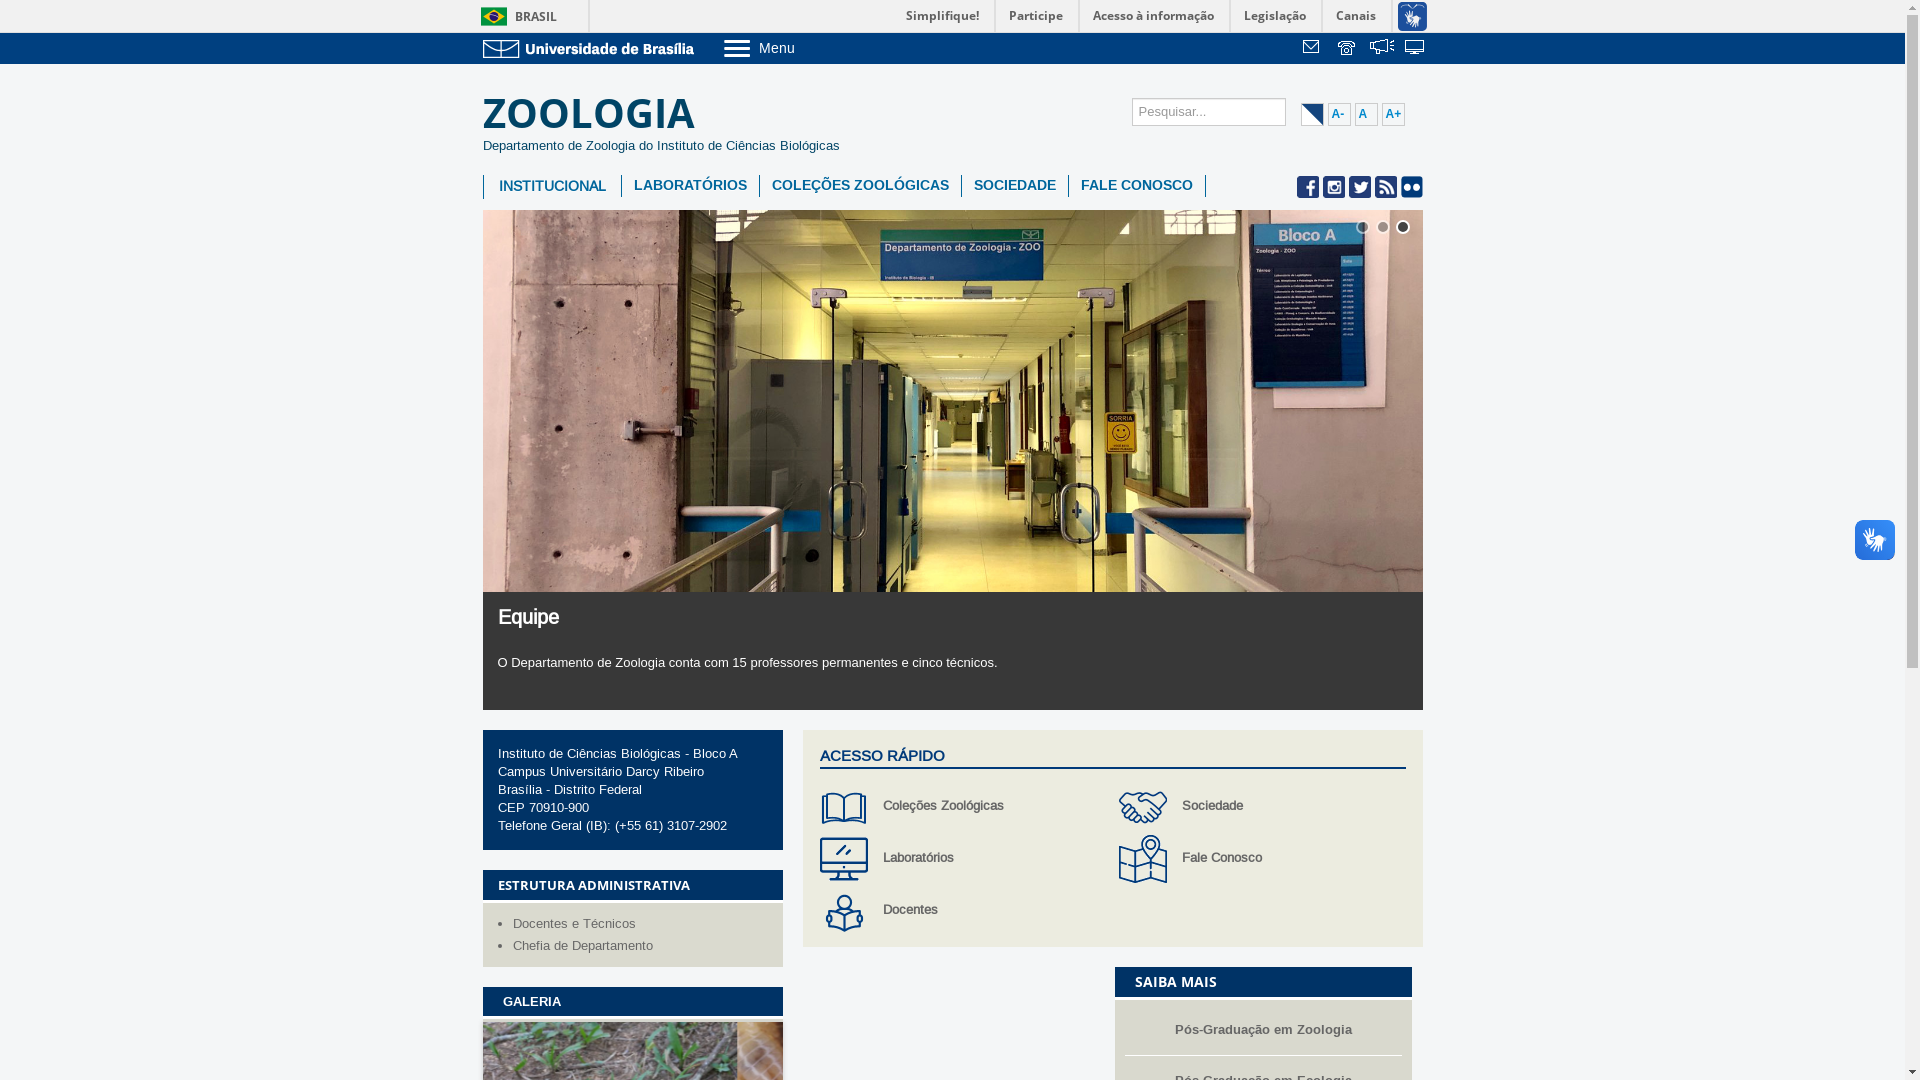 The width and height of the screenshot is (1920, 1080). Describe the element at coordinates (1314, 48) in the screenshot. I see `'Webmail'` at that location.